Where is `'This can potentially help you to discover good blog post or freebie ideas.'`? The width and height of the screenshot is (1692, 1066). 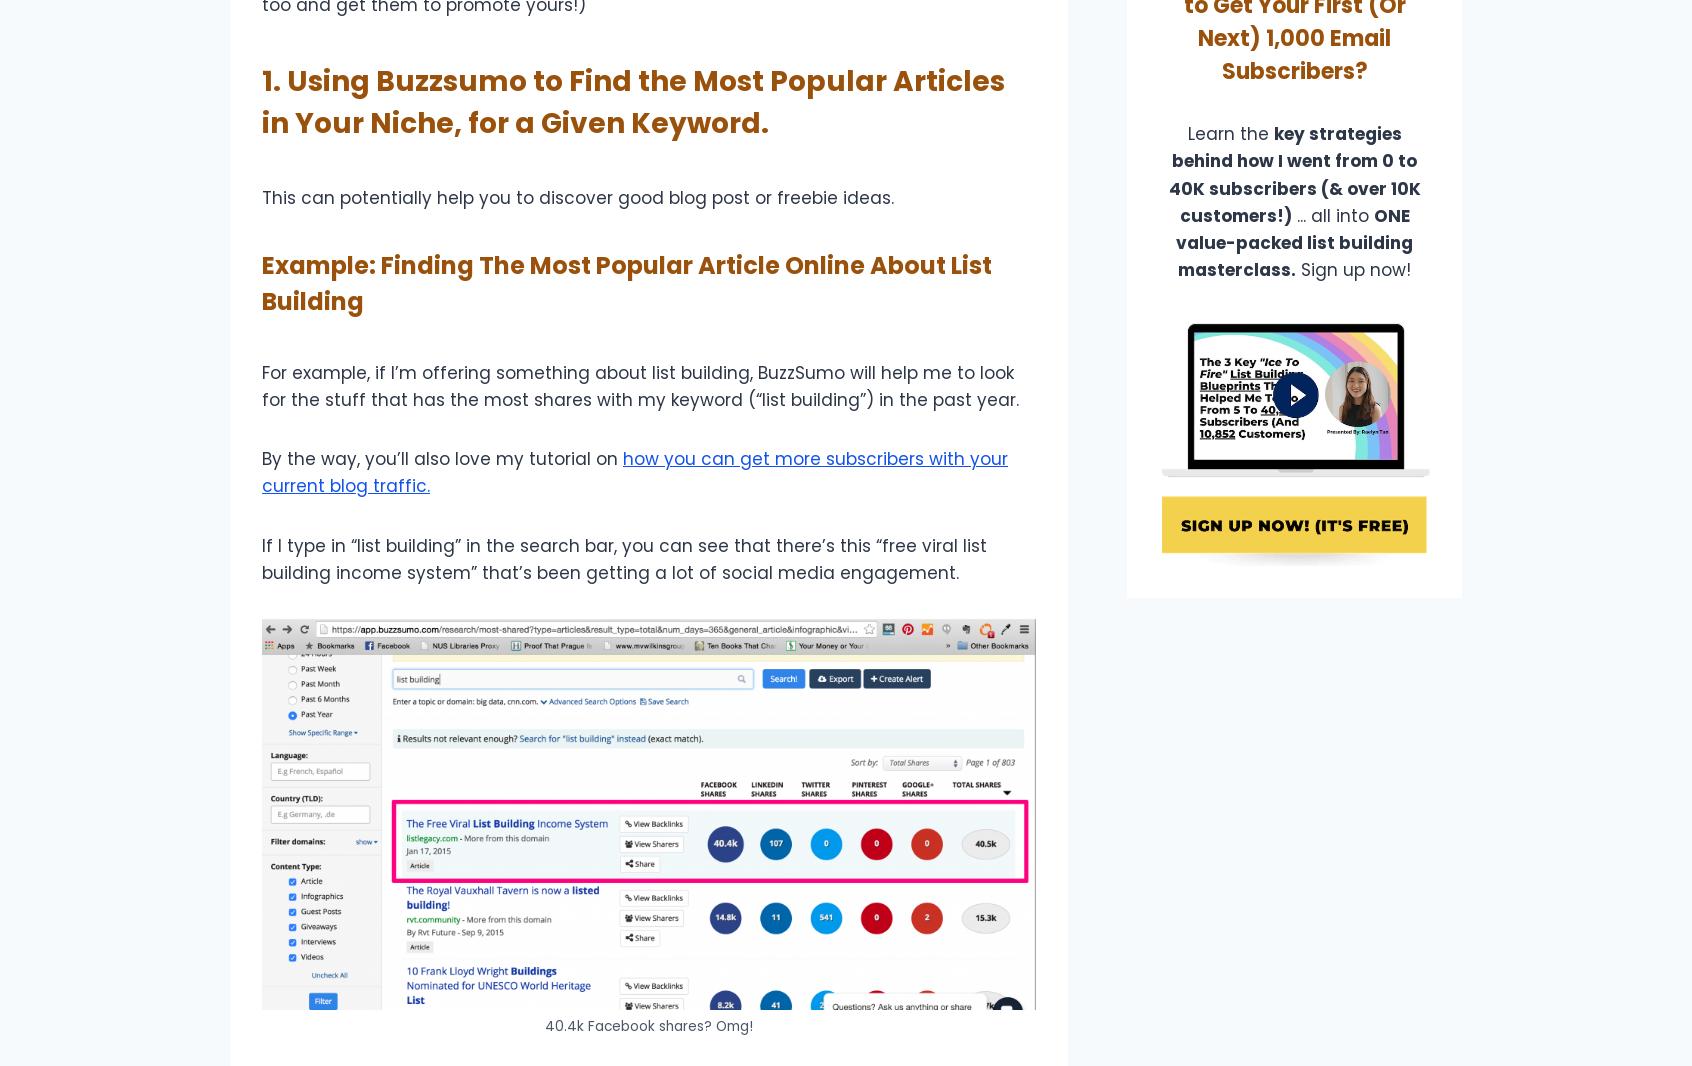 'This can potentially help you to discover good blog post or freebie ideas.' is located at coordinates (261, 195).